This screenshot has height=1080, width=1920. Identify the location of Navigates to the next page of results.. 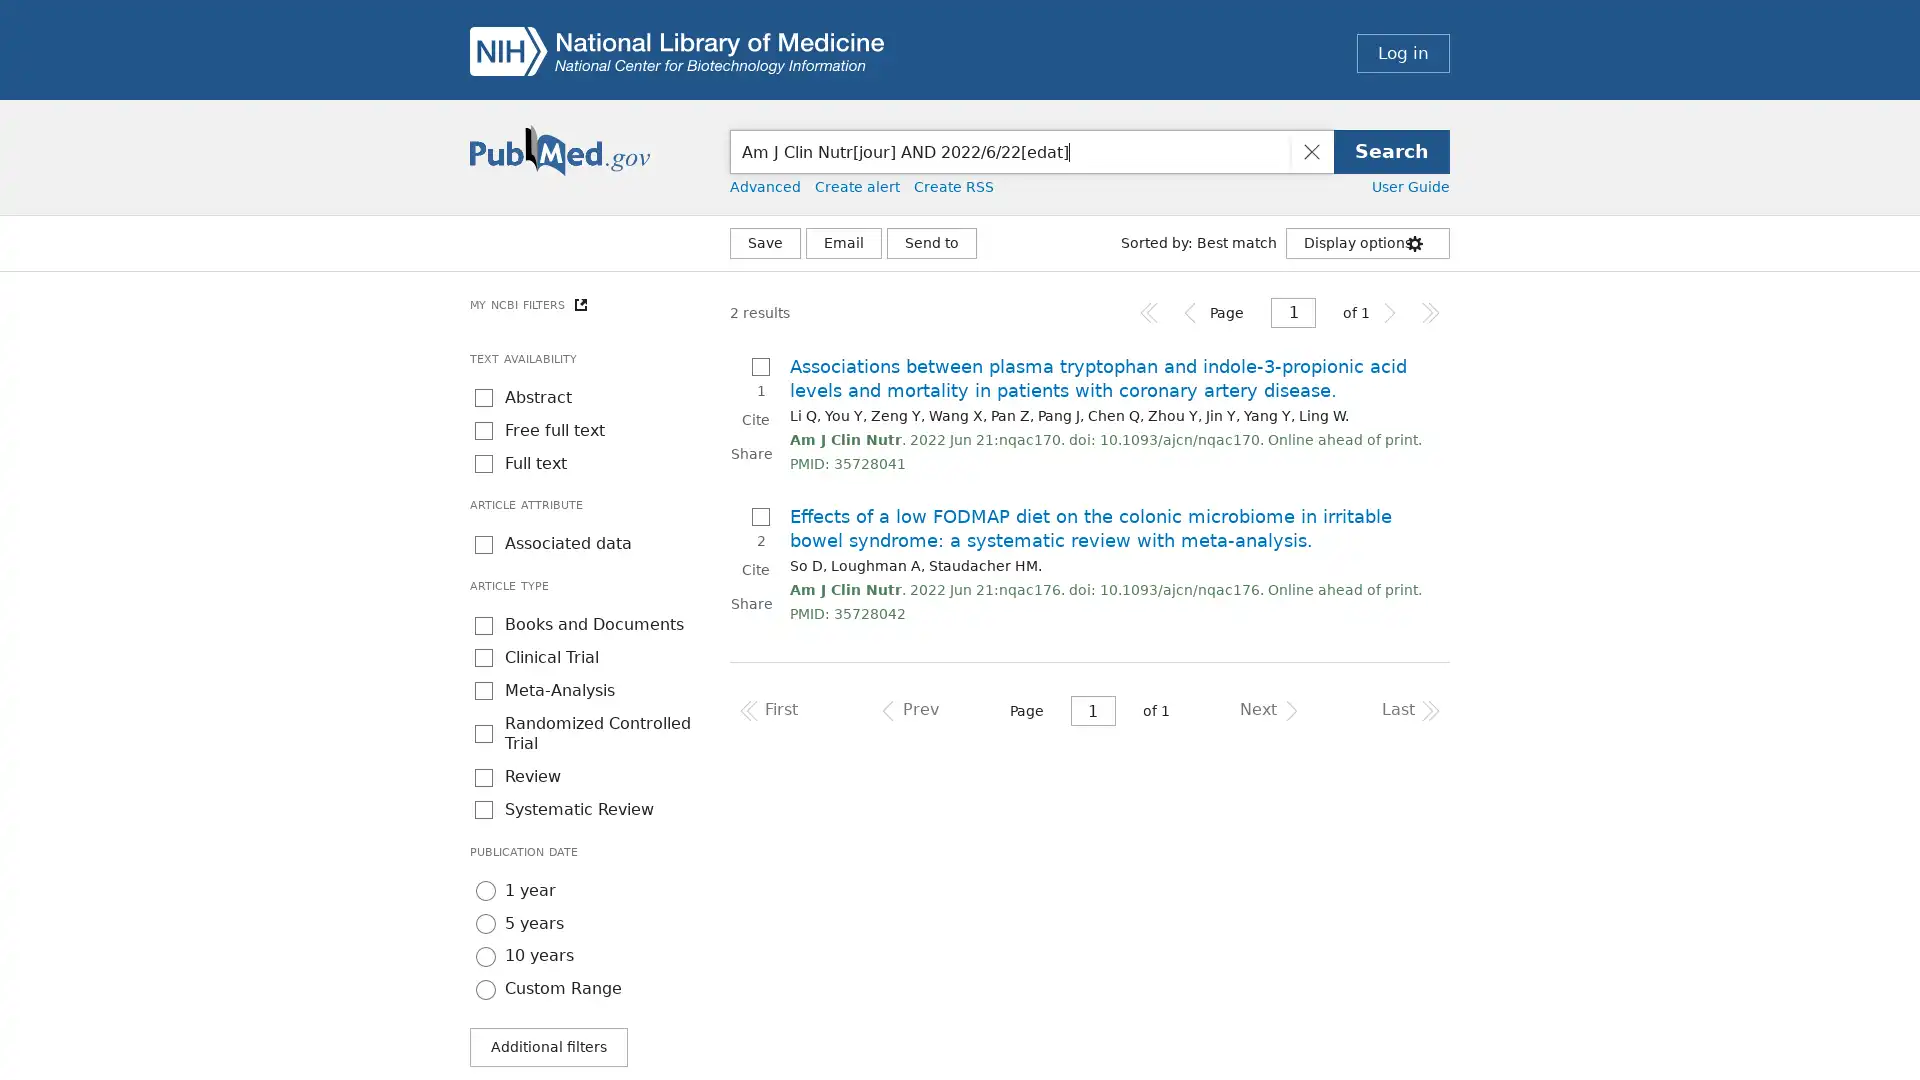
(1389, 312).